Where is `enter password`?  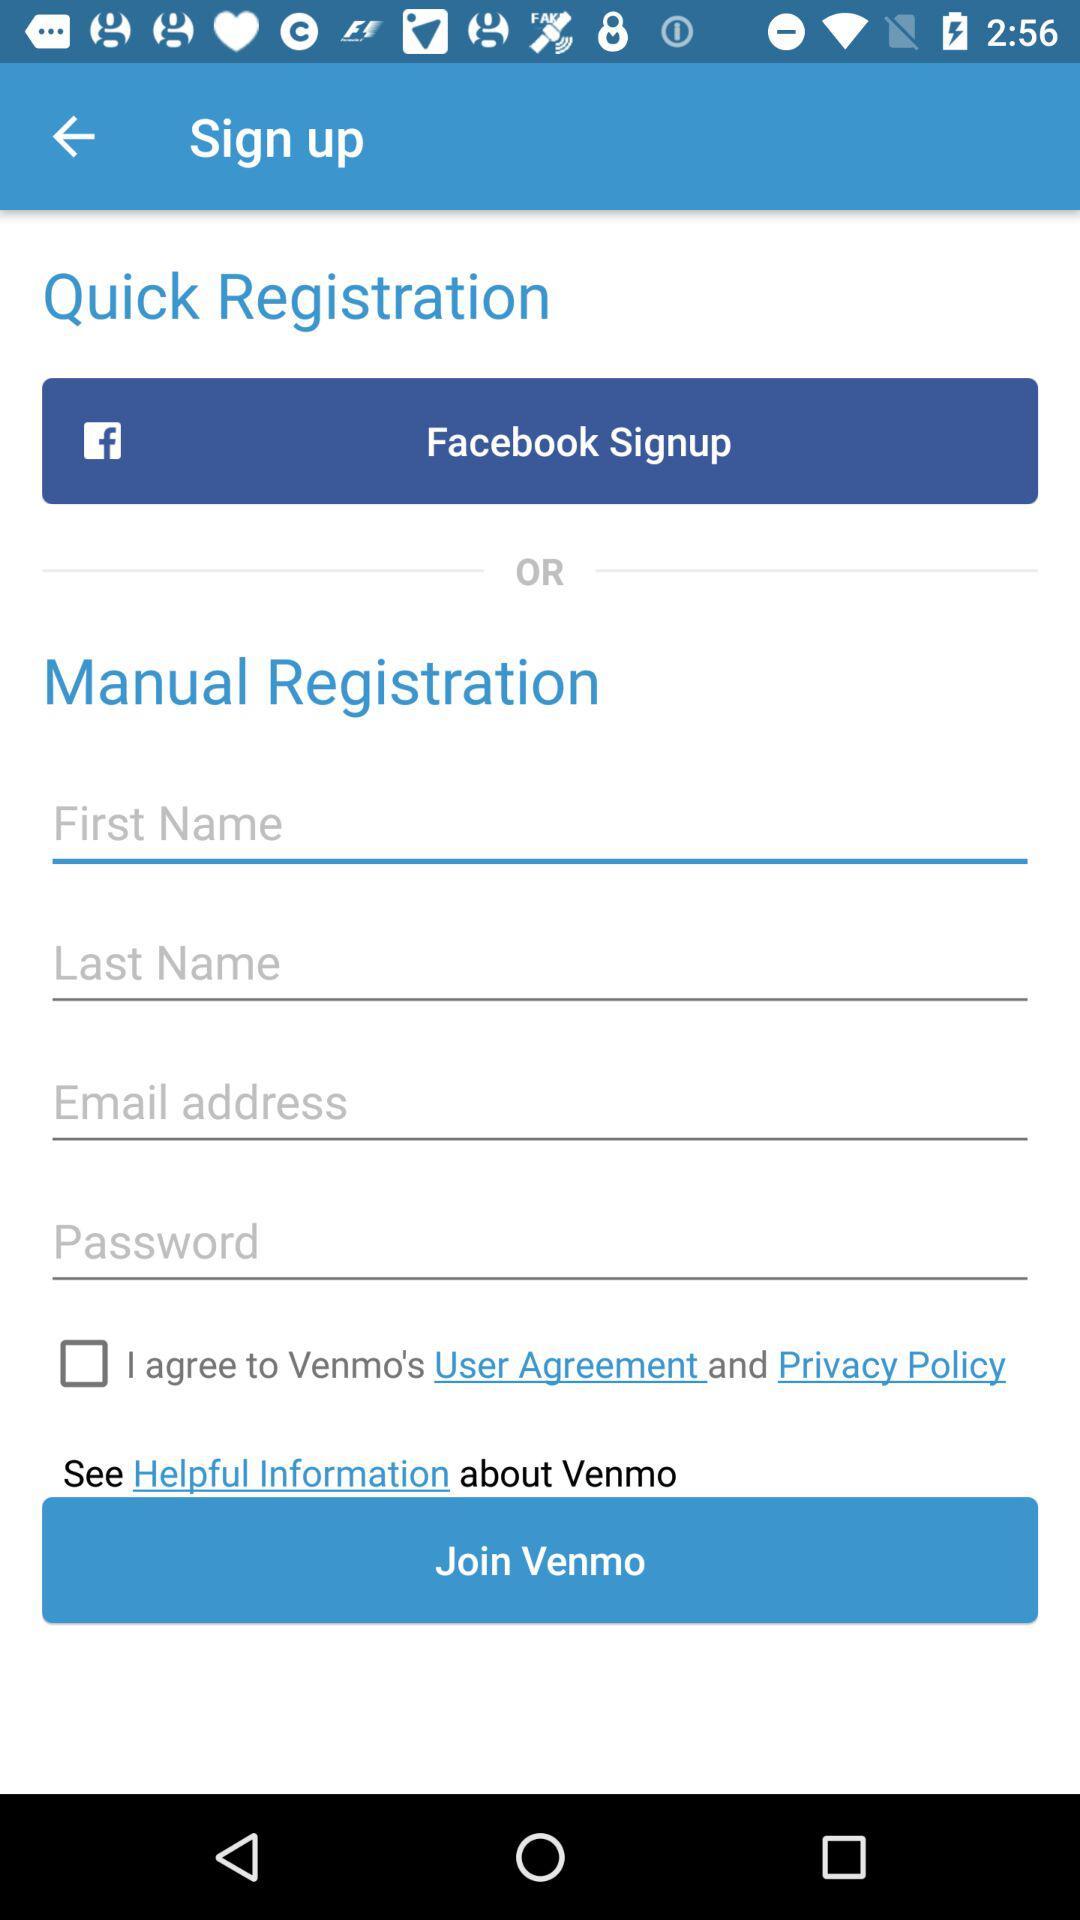 enter password is located at coordinates (540, 1240).